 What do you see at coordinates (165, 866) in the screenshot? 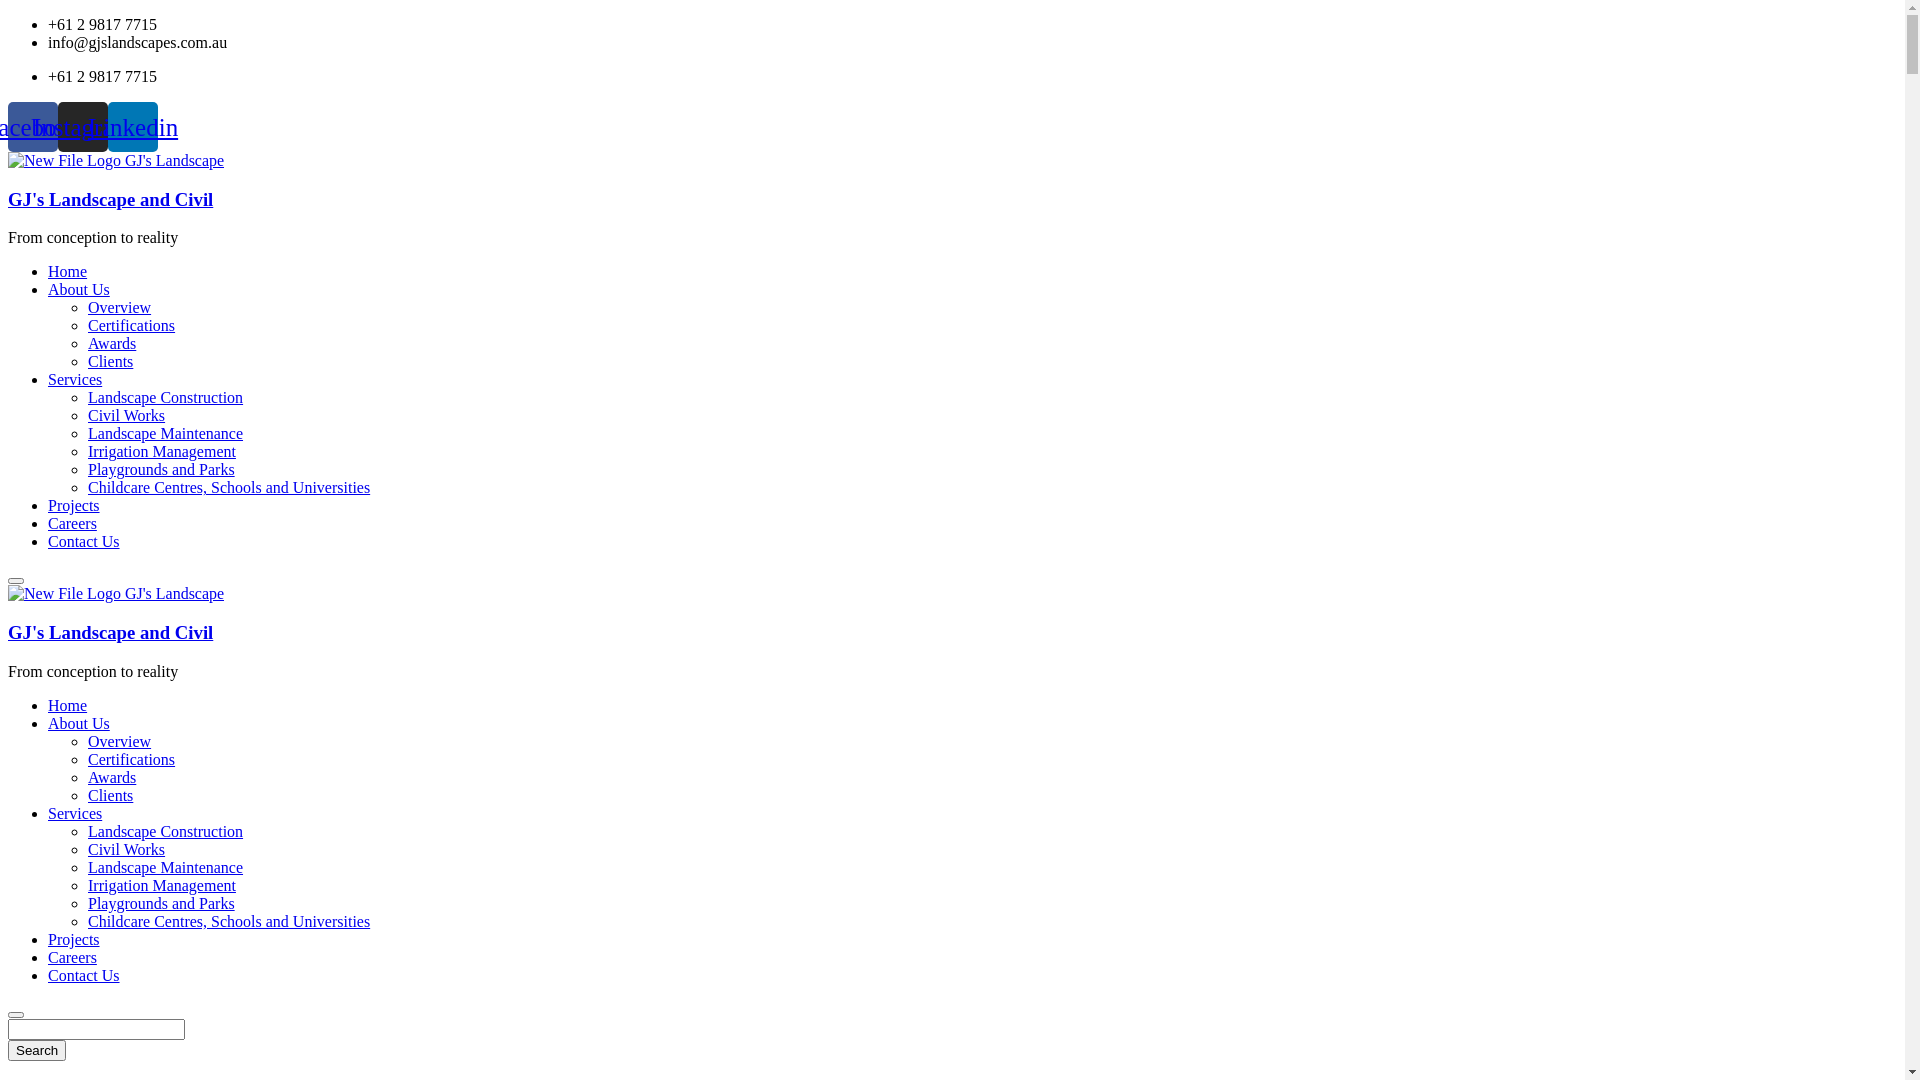
I see `'Landscape Maintenance'` at bounding box center [165, 866].